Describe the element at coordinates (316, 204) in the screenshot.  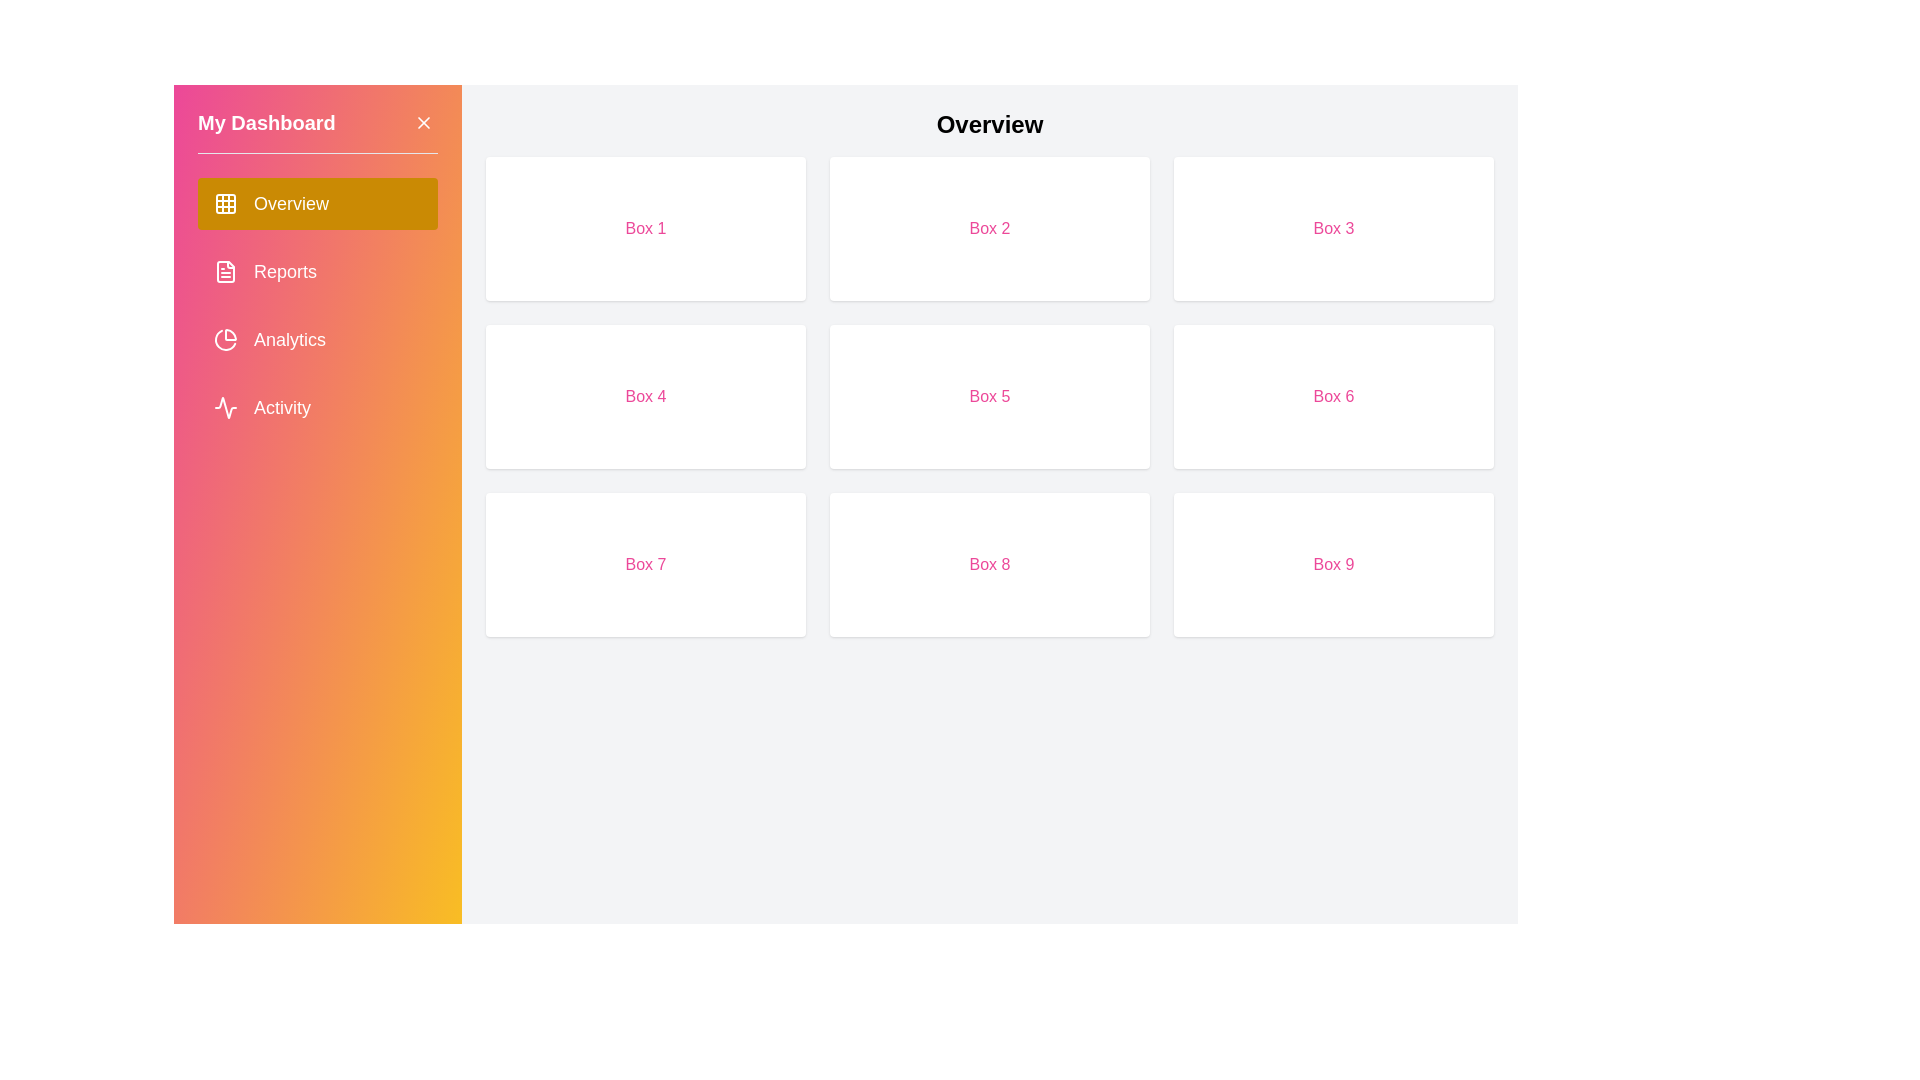
I see `the sidebar option corresponding to Overview to navigate to that section` at that location.